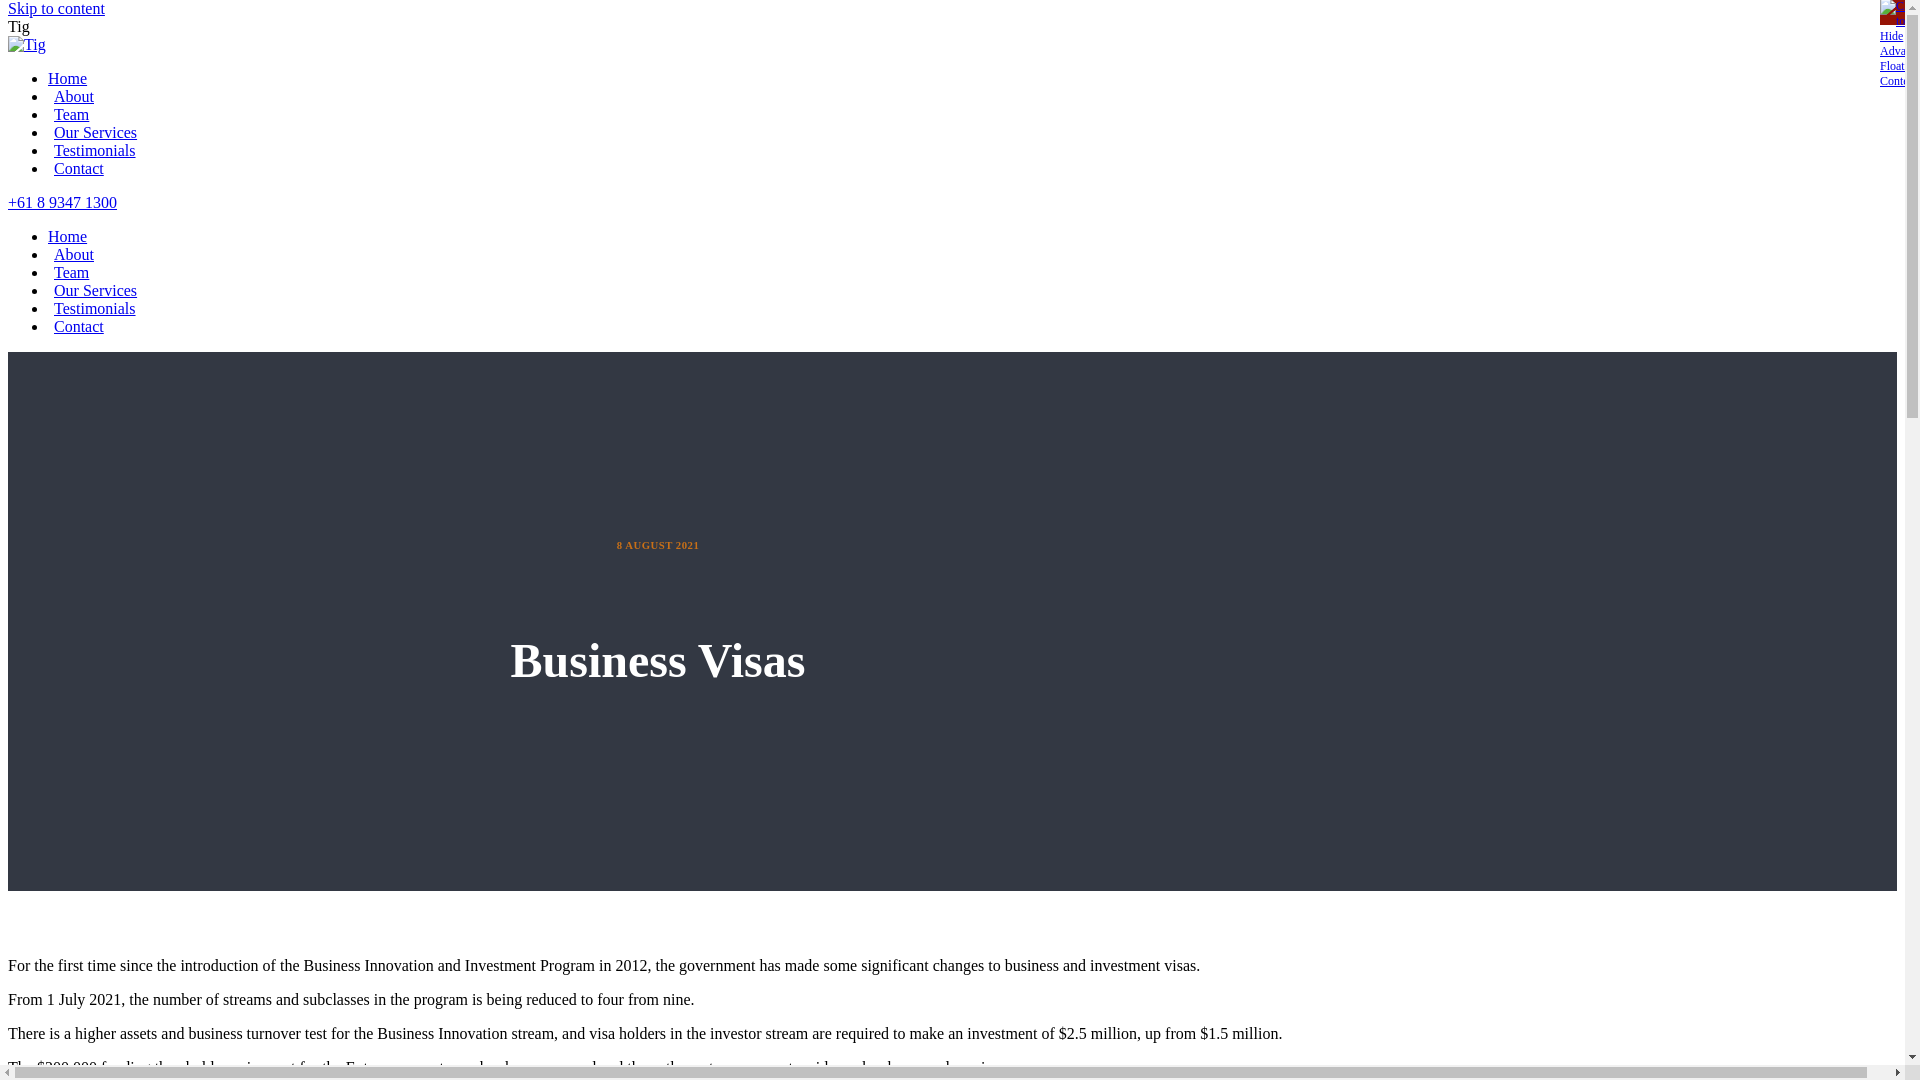 The height and width of the screenshot is (1080, 1920). I want to click on 'About', so click(48, 96).